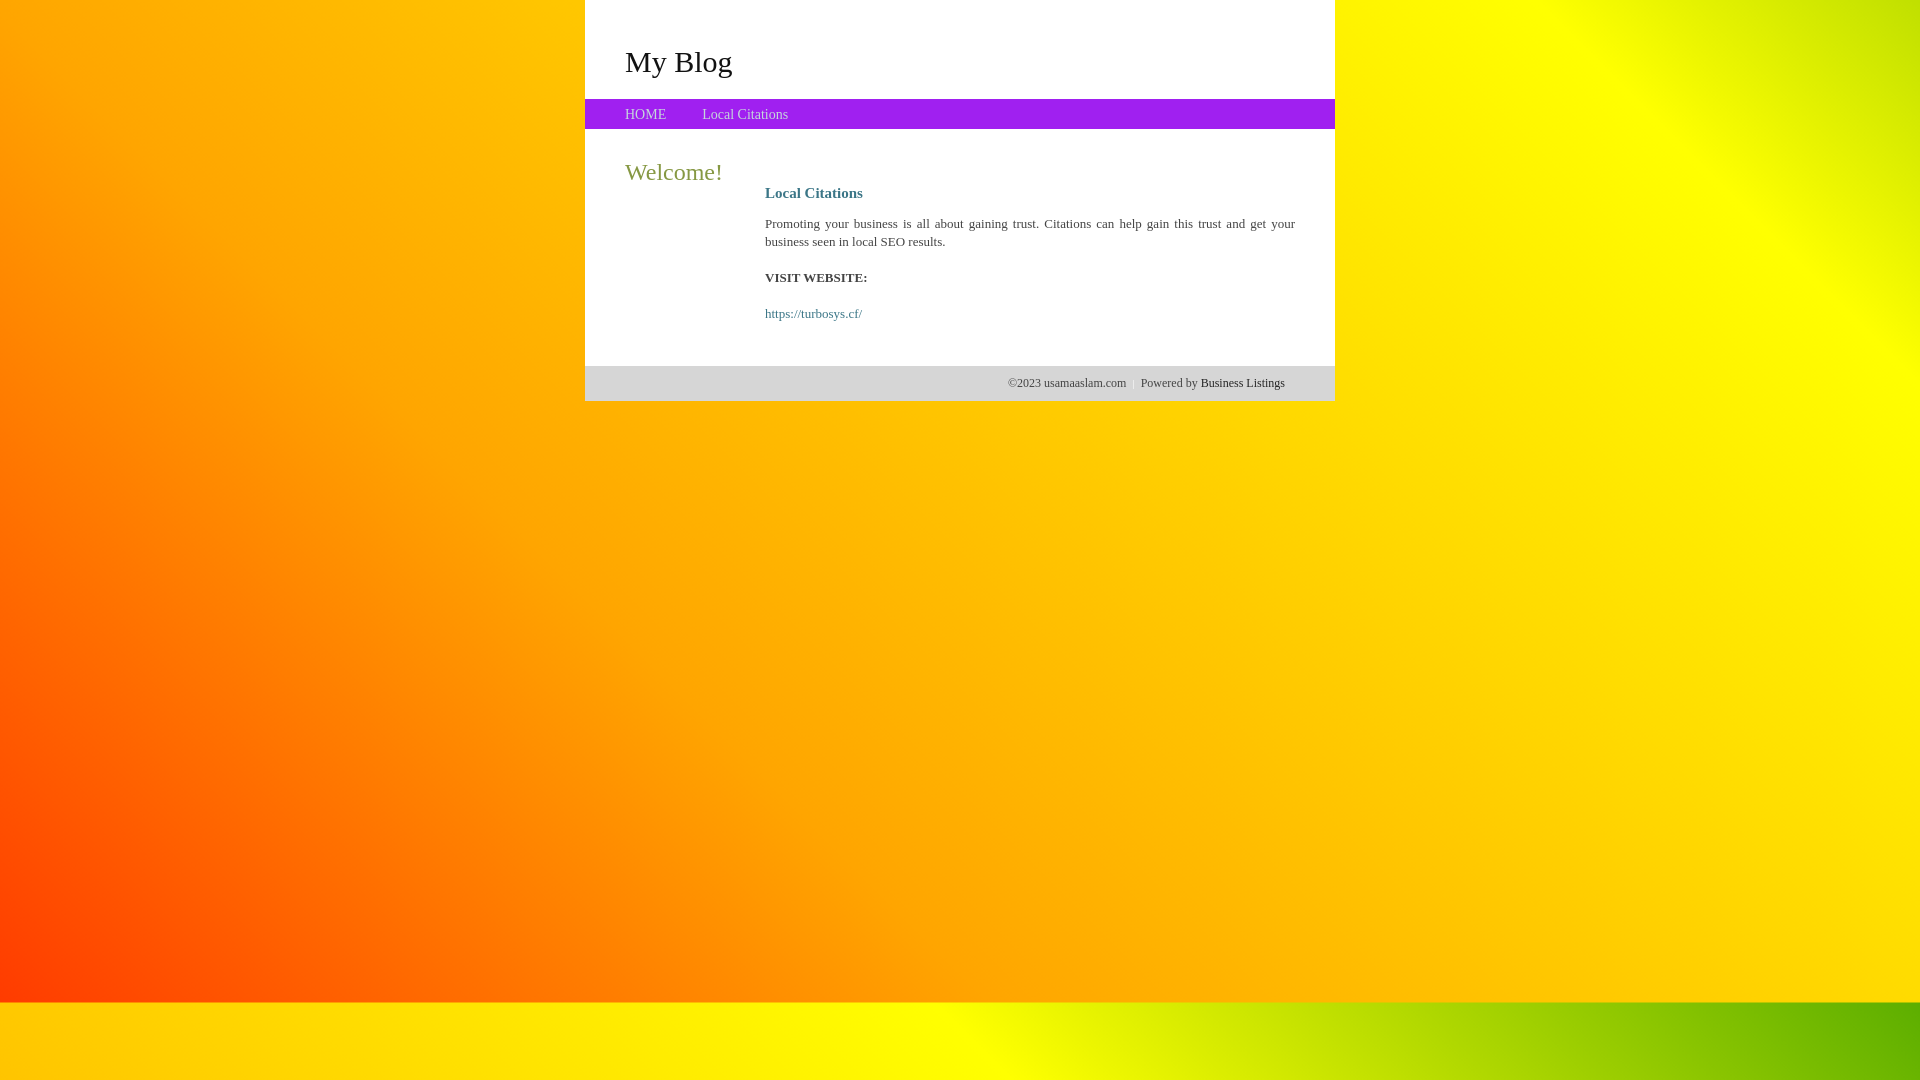  I want to click on 'Local Citations', so click(743, 114).